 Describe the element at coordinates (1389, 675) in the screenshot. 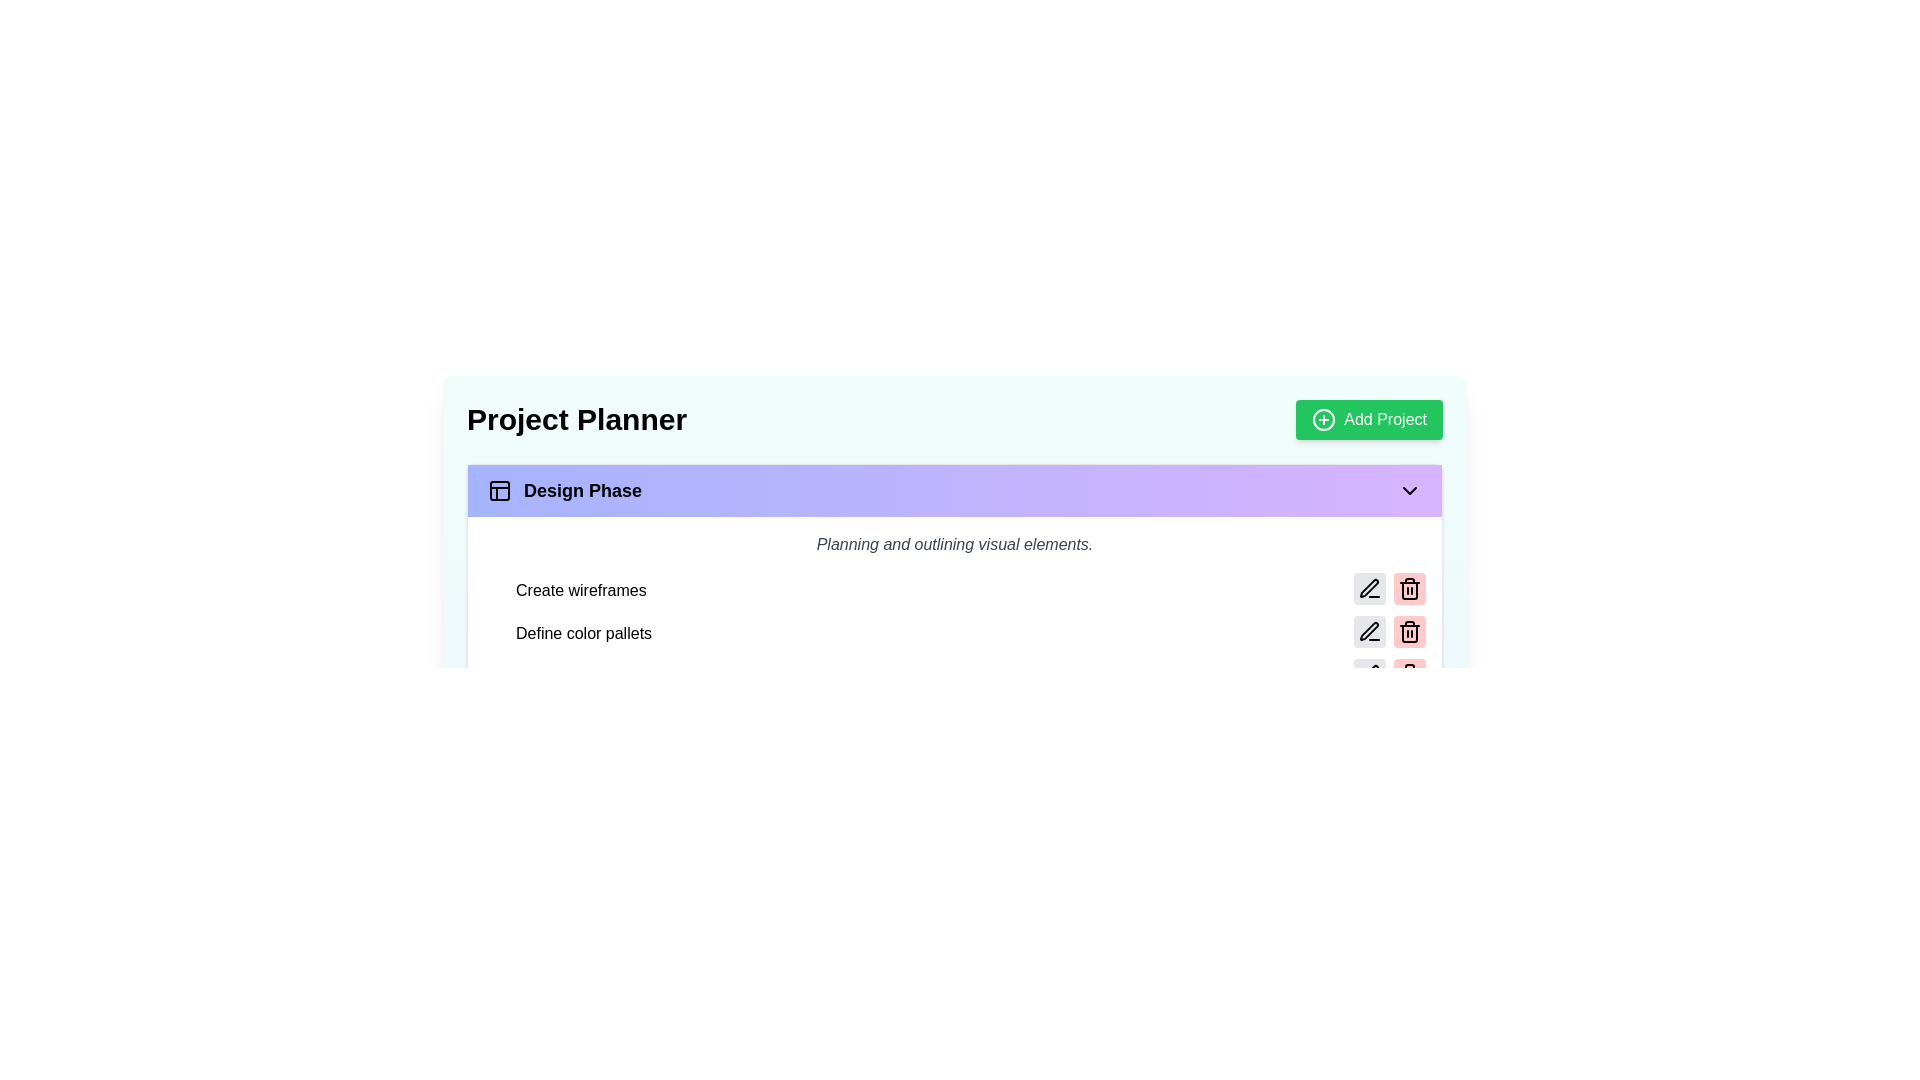

I see `the trashcan button located in the bottom-right corner of the task row labeled 'Design mockups'` at that location.